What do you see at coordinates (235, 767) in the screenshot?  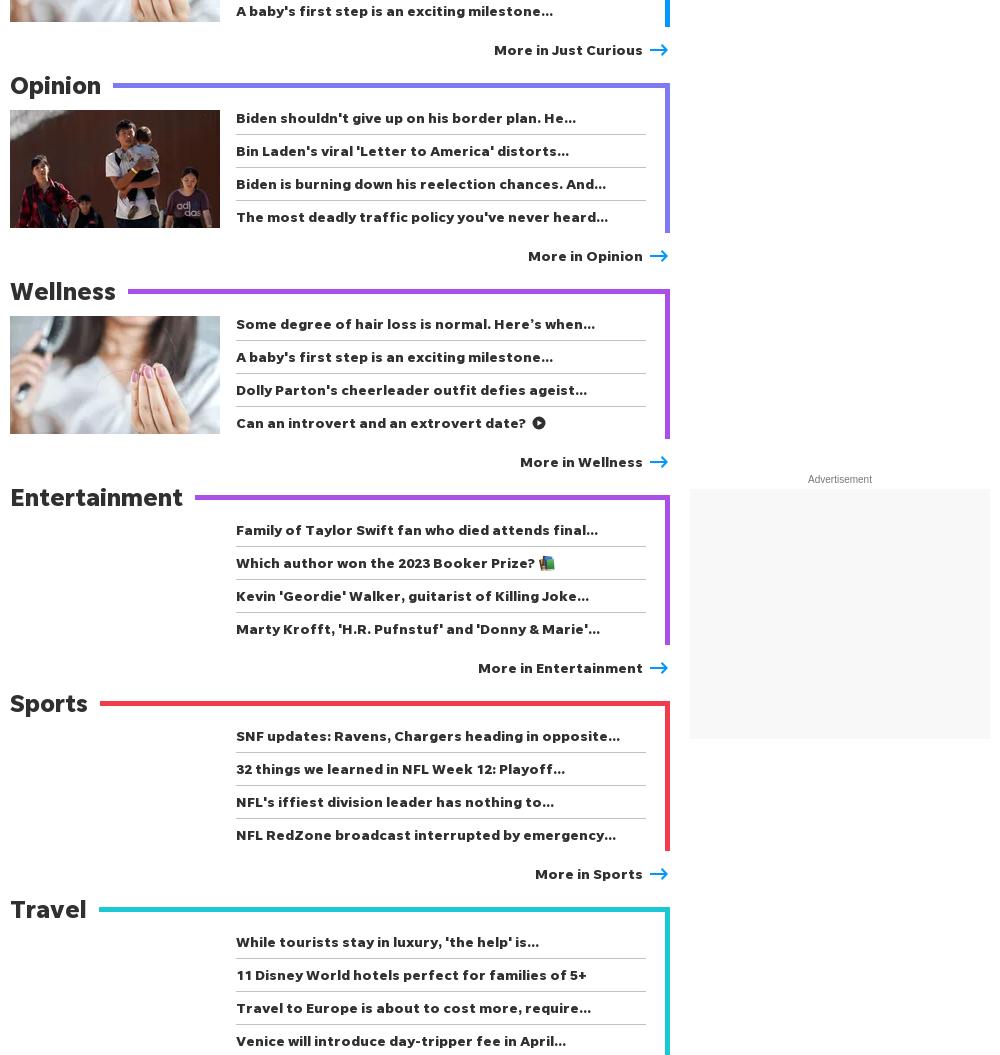 I see `'32 things we learned in NFL Week 12: Playoff…'` at bounding box center [235, 767].